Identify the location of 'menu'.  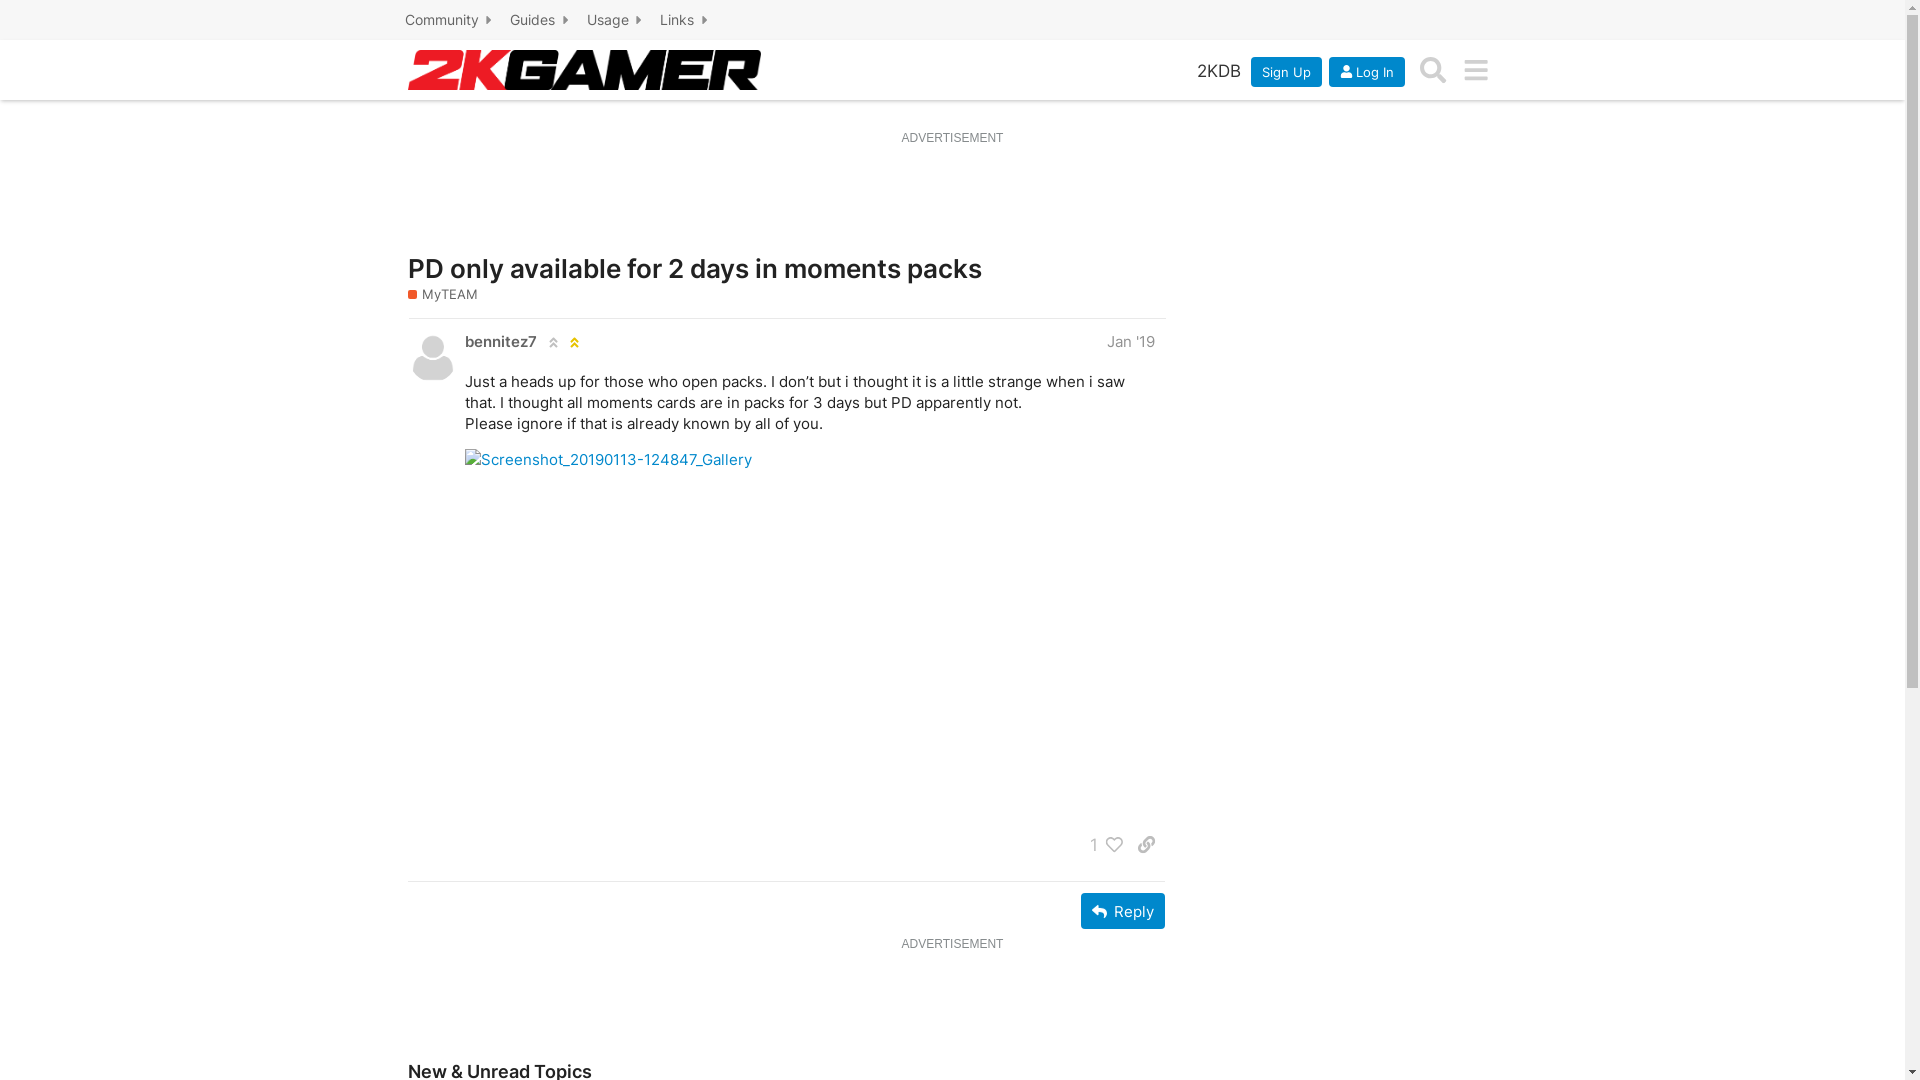
(1454, 69).